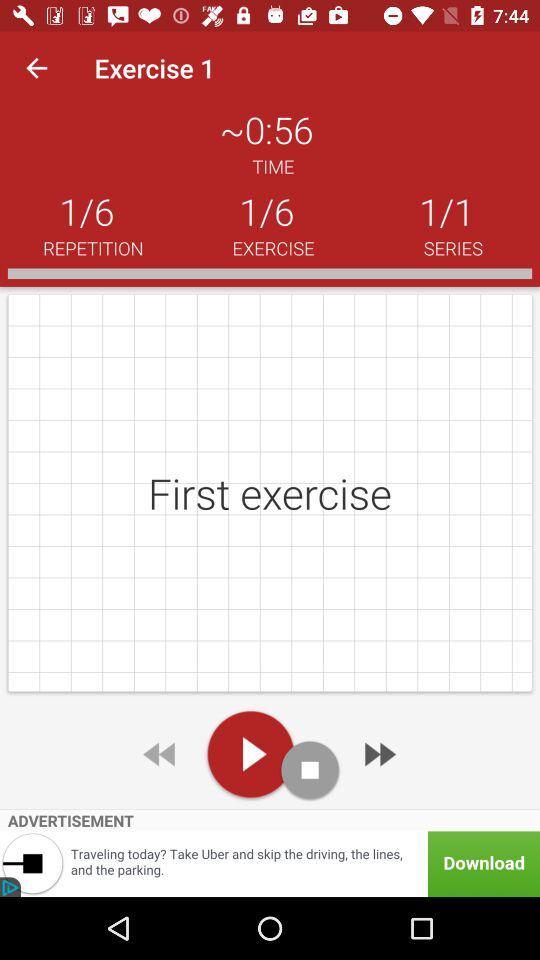  I want to click on download ap, so click(270, 863).